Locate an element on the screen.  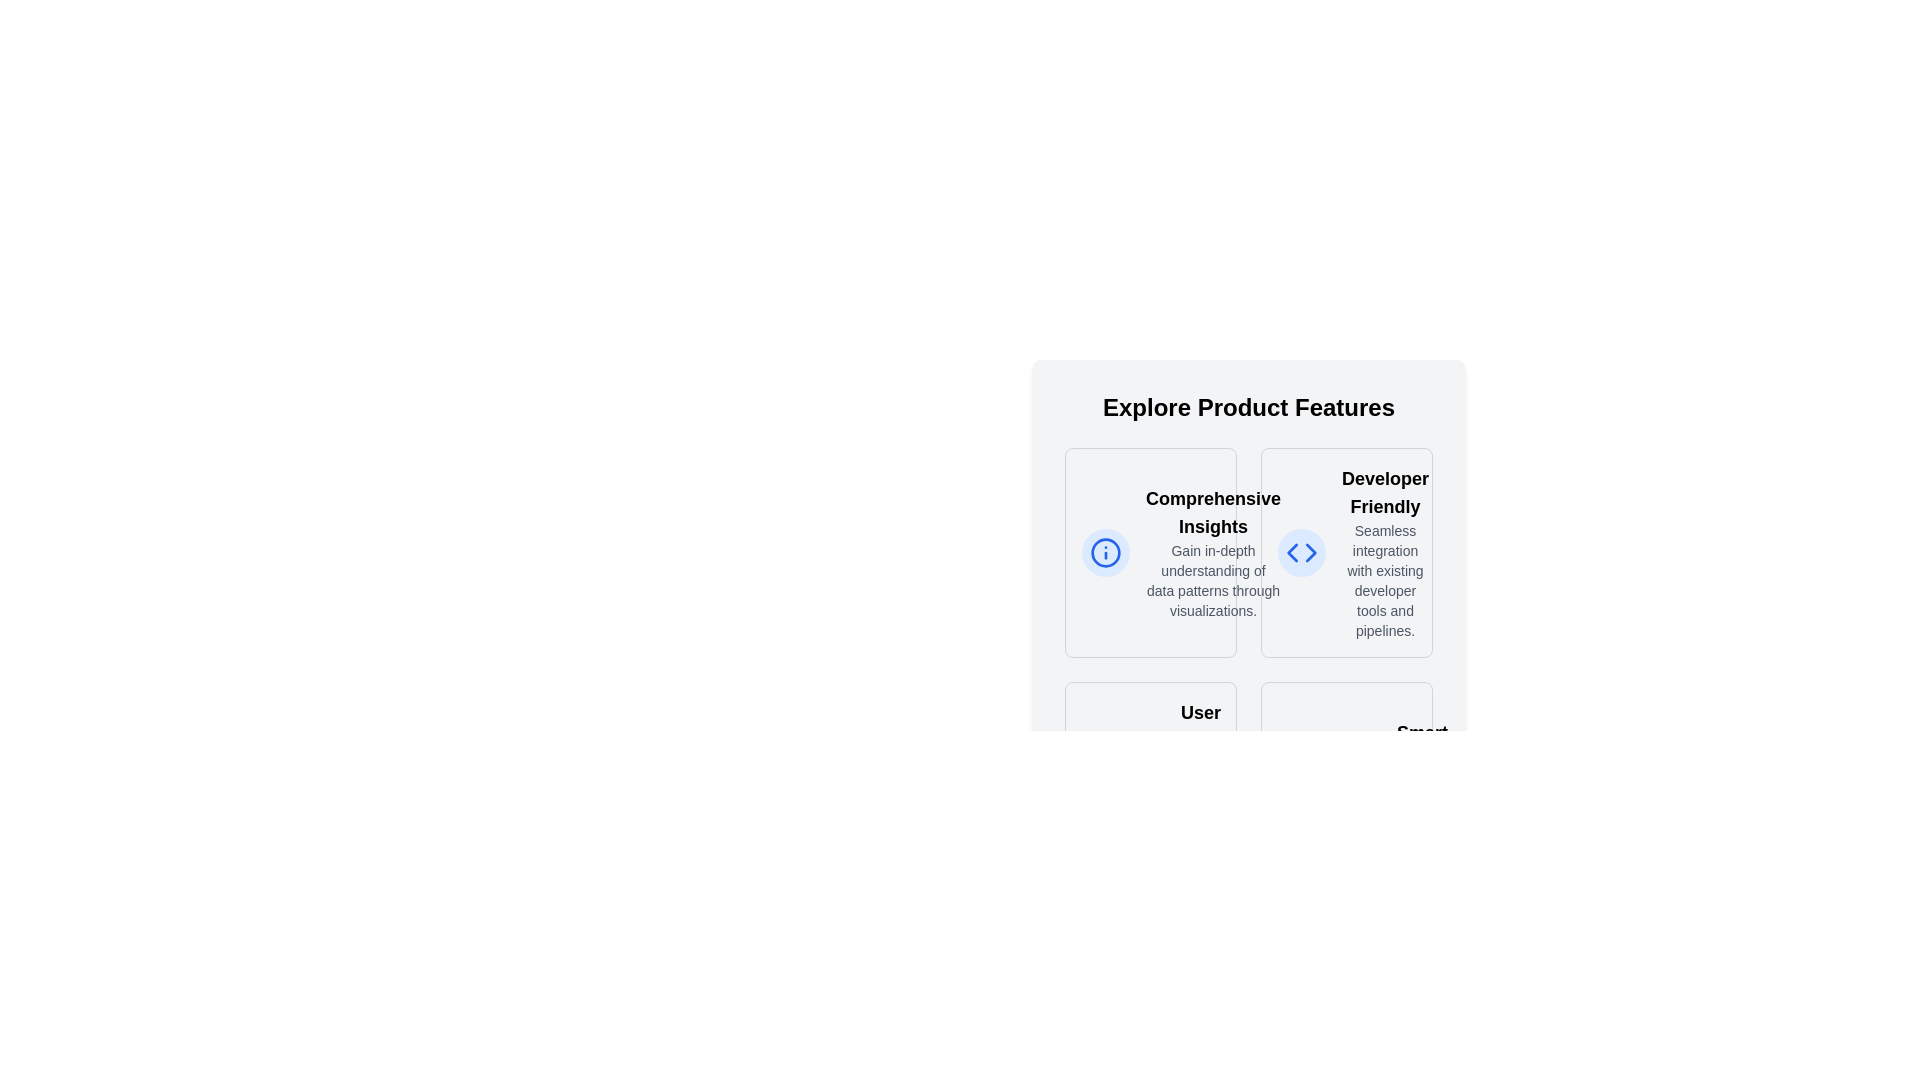
the circular badge with a blue border and light blue background containing an information icon, located at the top-left corner of the 'Comprehensive Insights' card is located at coordinates (1104, 552).